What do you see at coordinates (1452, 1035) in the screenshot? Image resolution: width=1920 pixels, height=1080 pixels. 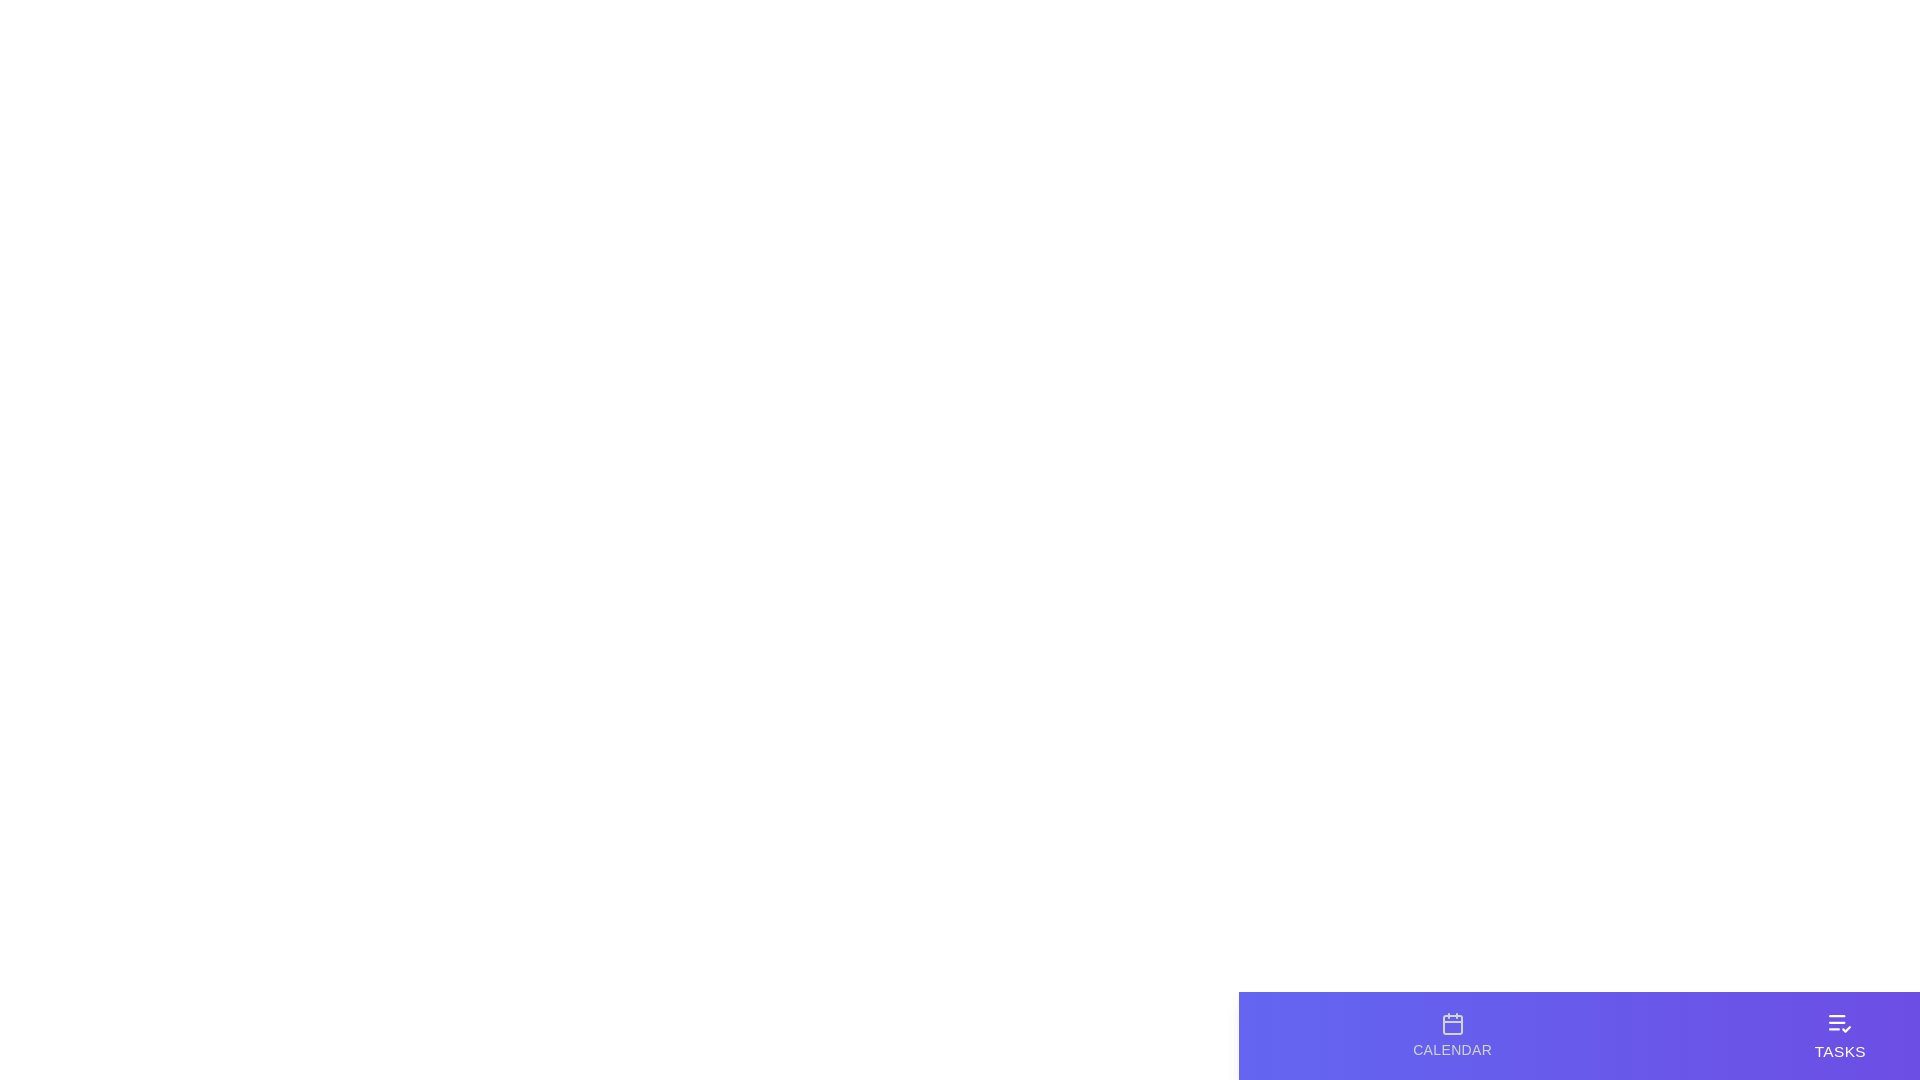 I see `the Calendar tab by clicking on its icon or label` at bounding box center [1452, 1035].